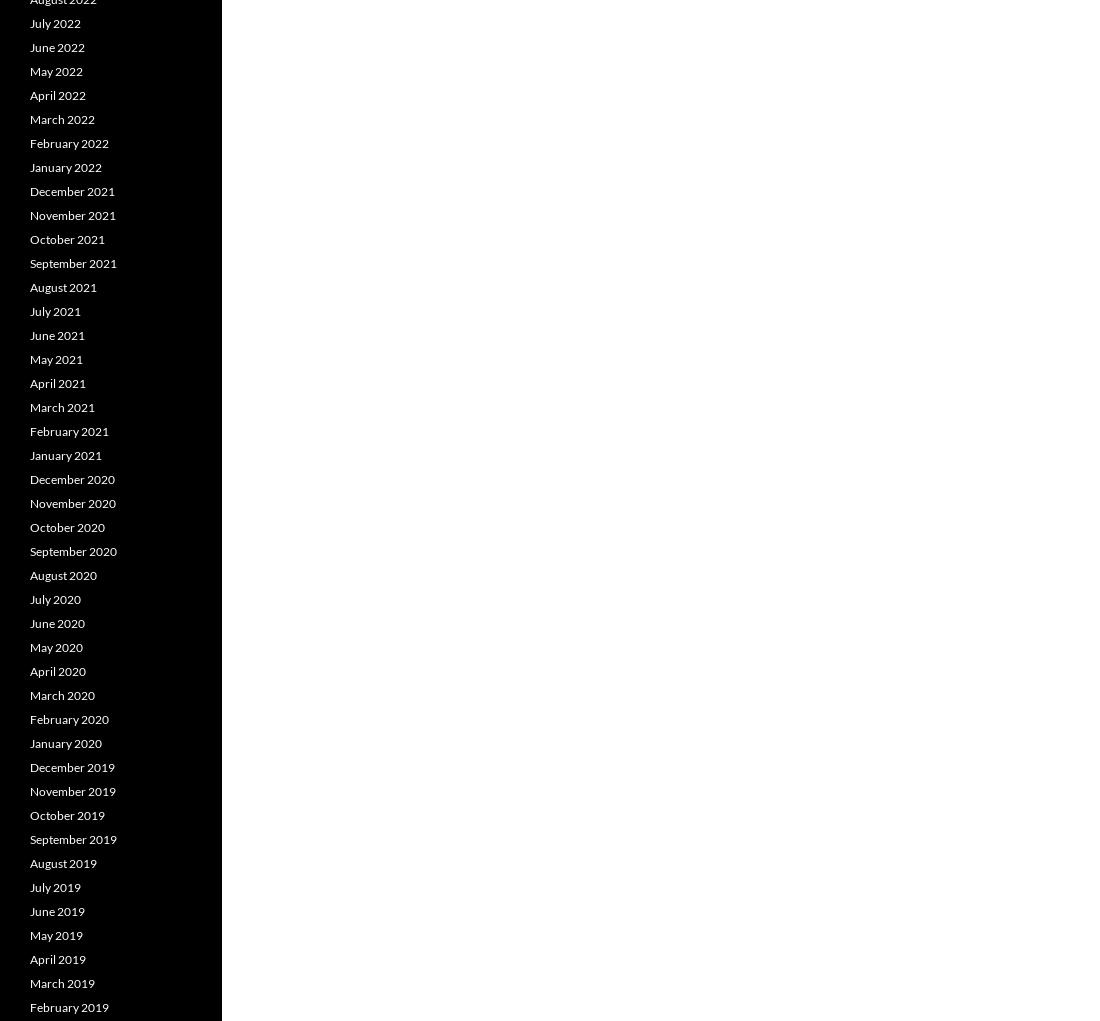  Describe the element at coordinates (65, 742) in the screenshot. I see `'January 2020'` at that location.